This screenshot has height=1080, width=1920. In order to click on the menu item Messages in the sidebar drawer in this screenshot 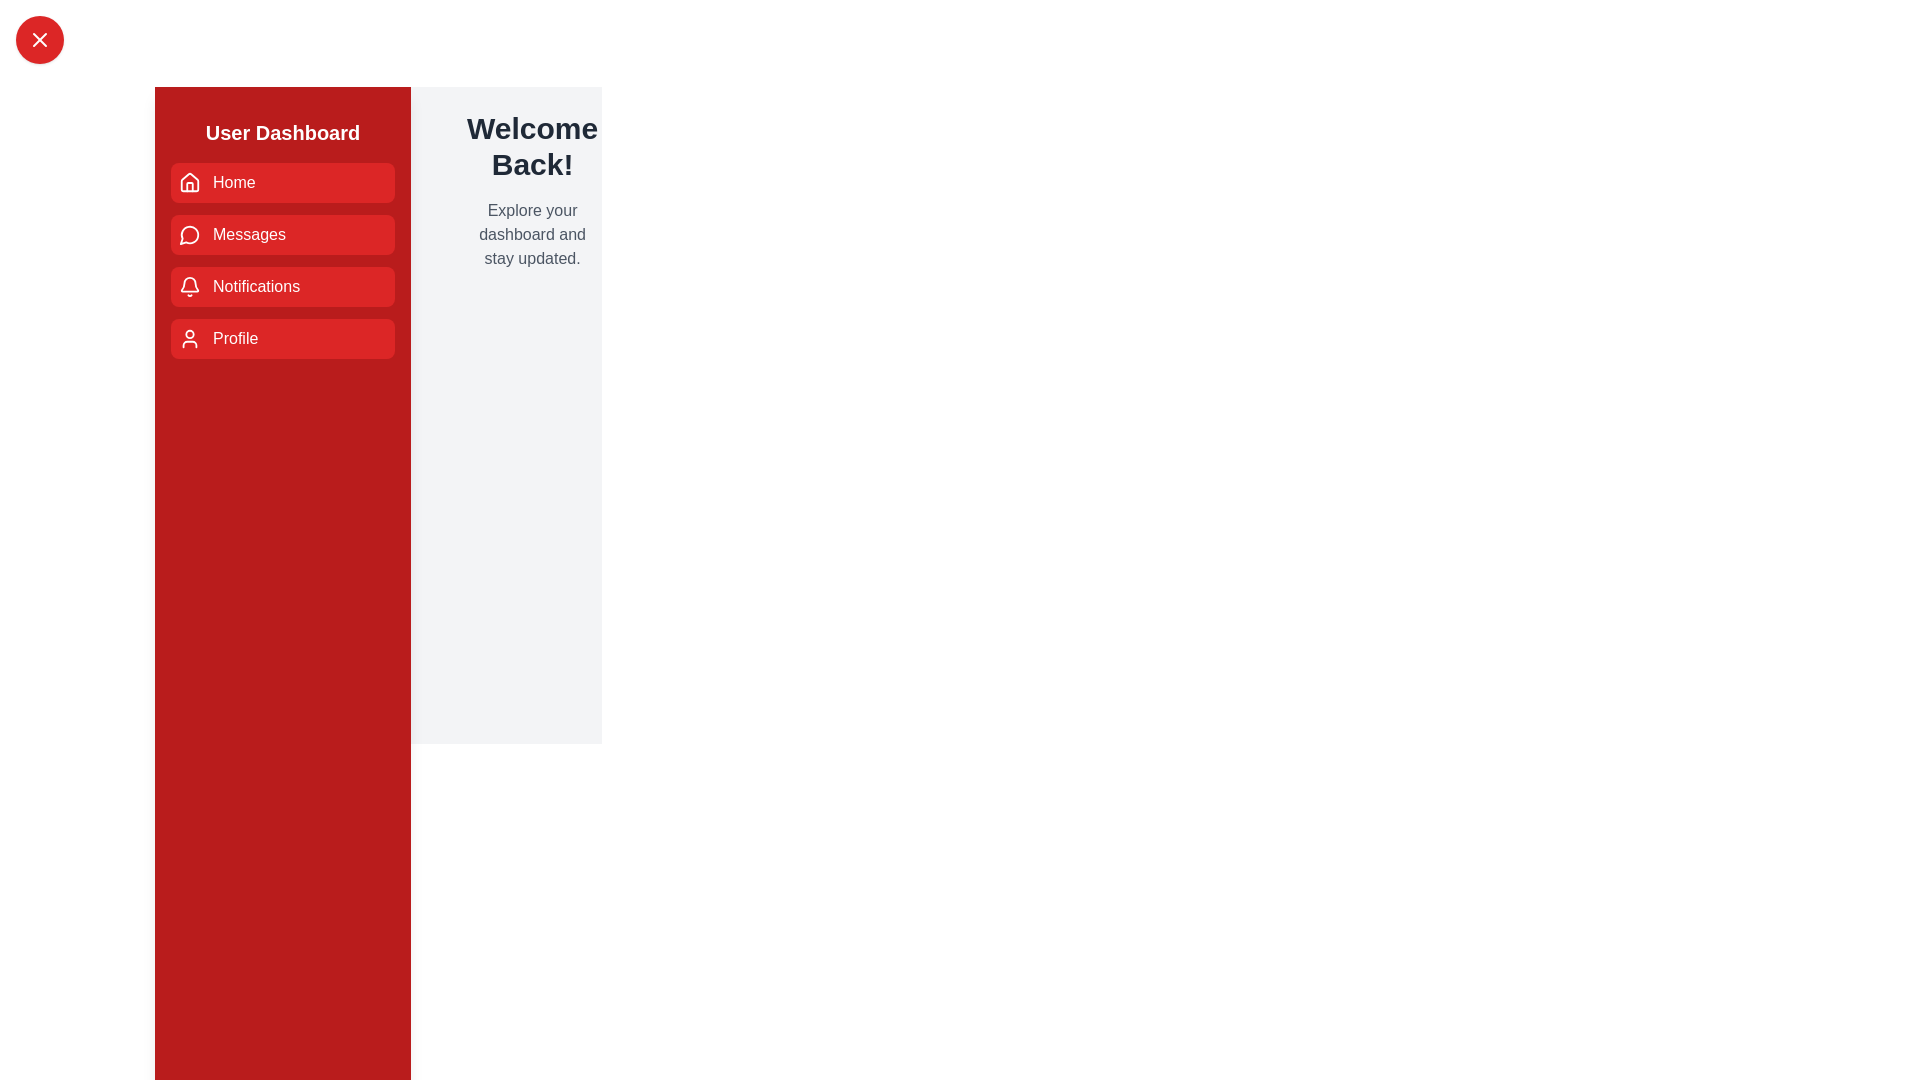, I will do `click(282, 234)`.